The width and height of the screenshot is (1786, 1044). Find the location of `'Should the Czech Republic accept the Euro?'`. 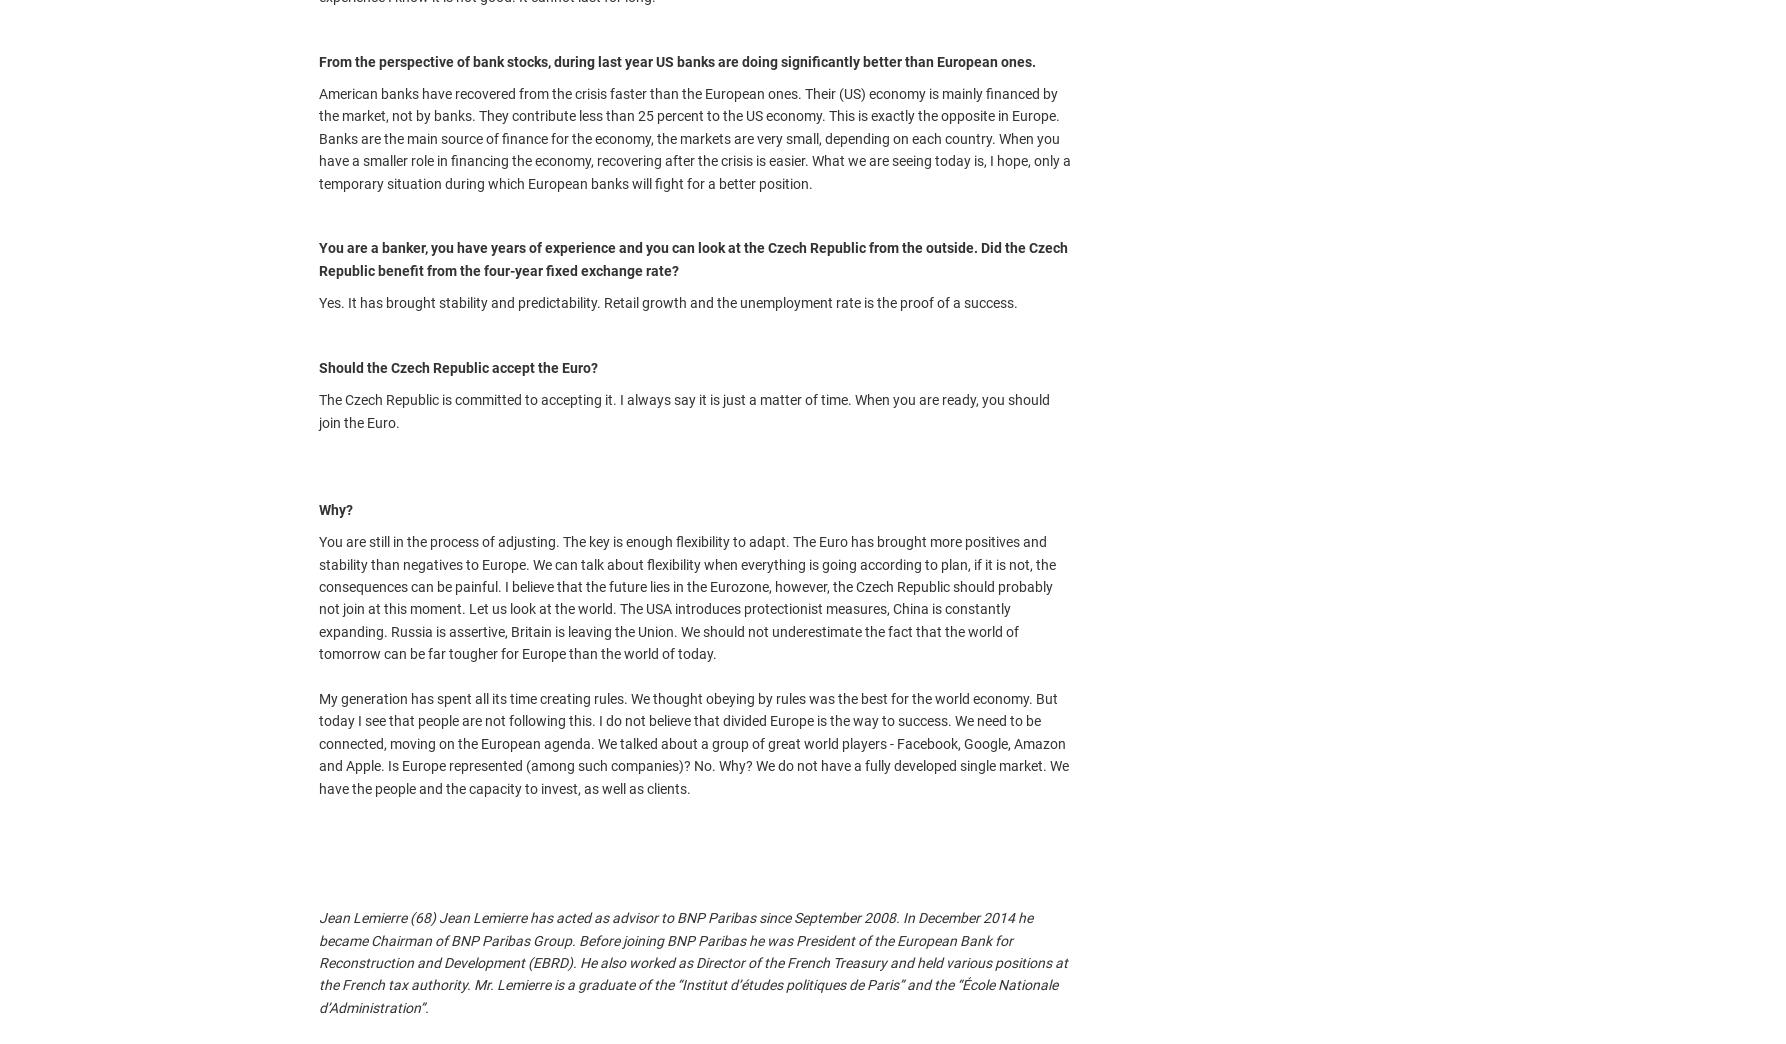

'Should the Czech Republic accept the Euro?' is located at coordinates (457, 366).